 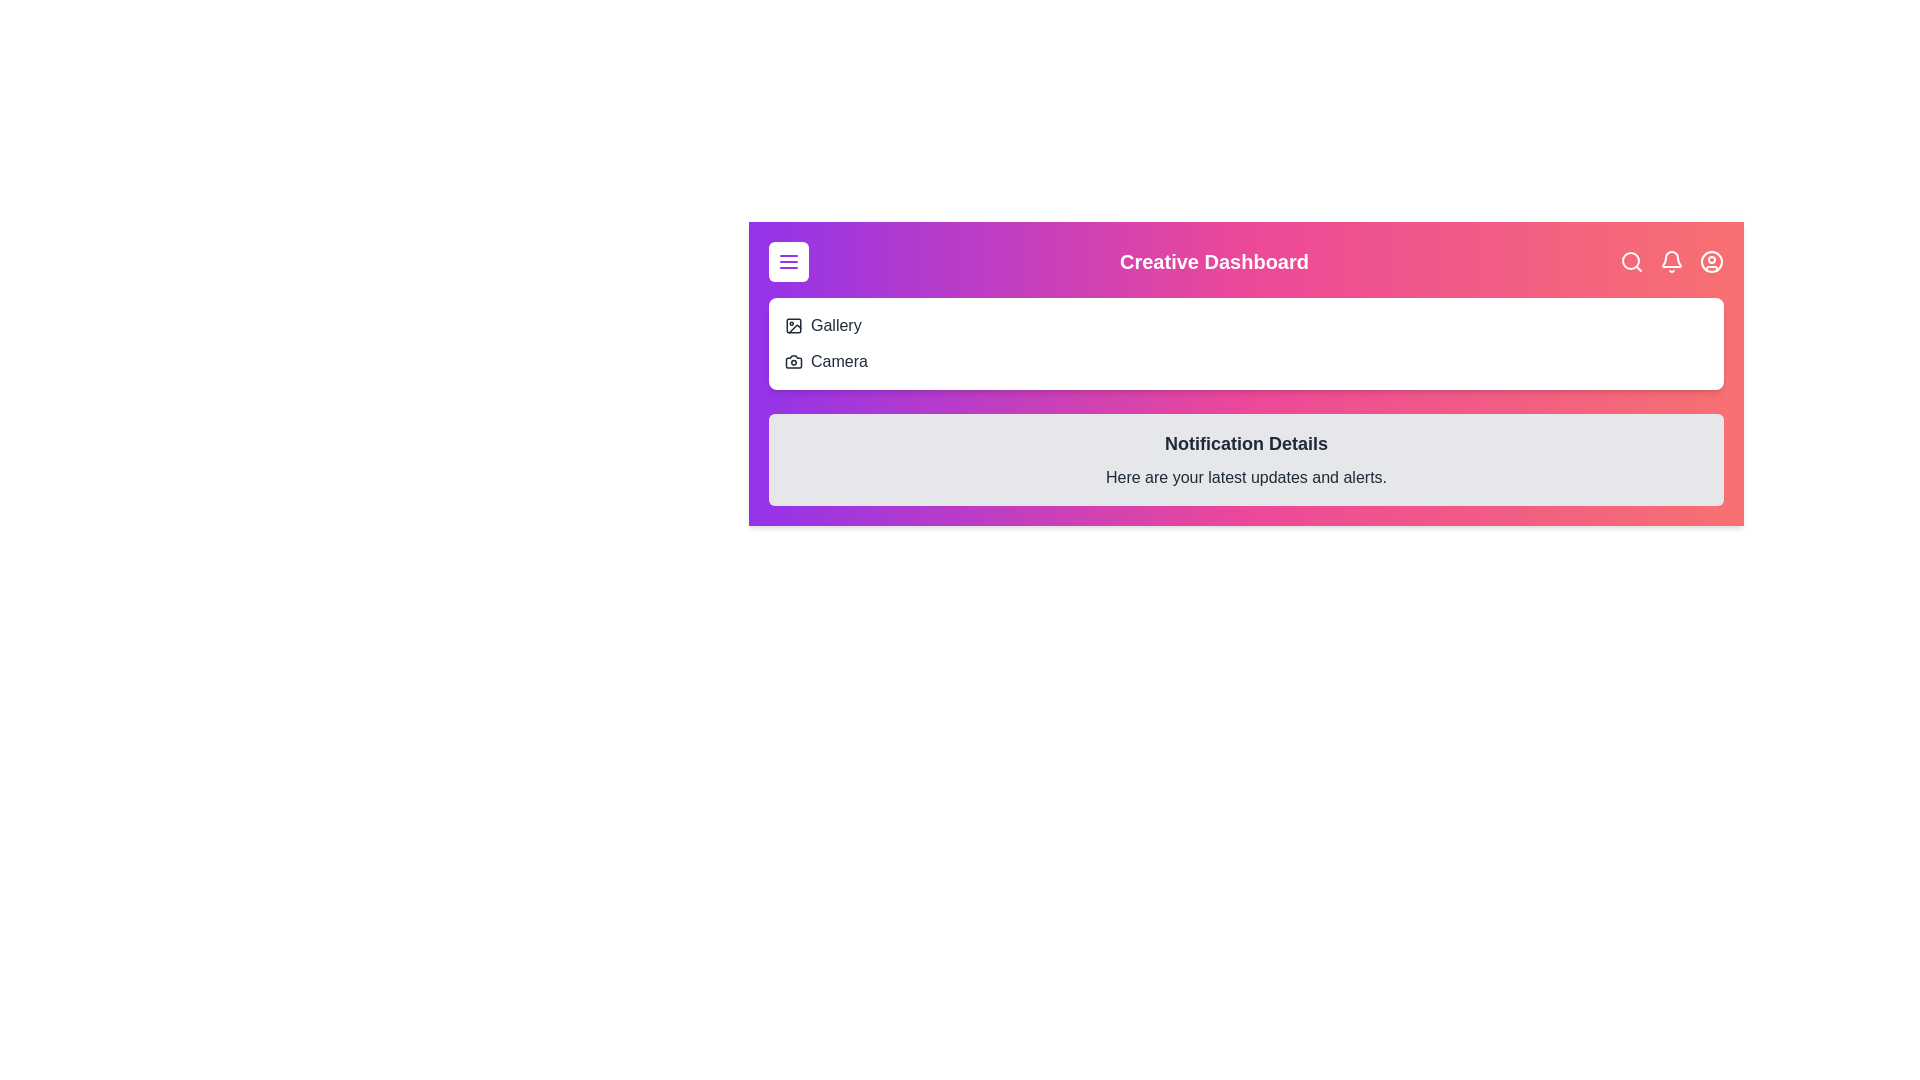 I want to click on the 'Camera' menu item to select it, so click(x=839, y=362).